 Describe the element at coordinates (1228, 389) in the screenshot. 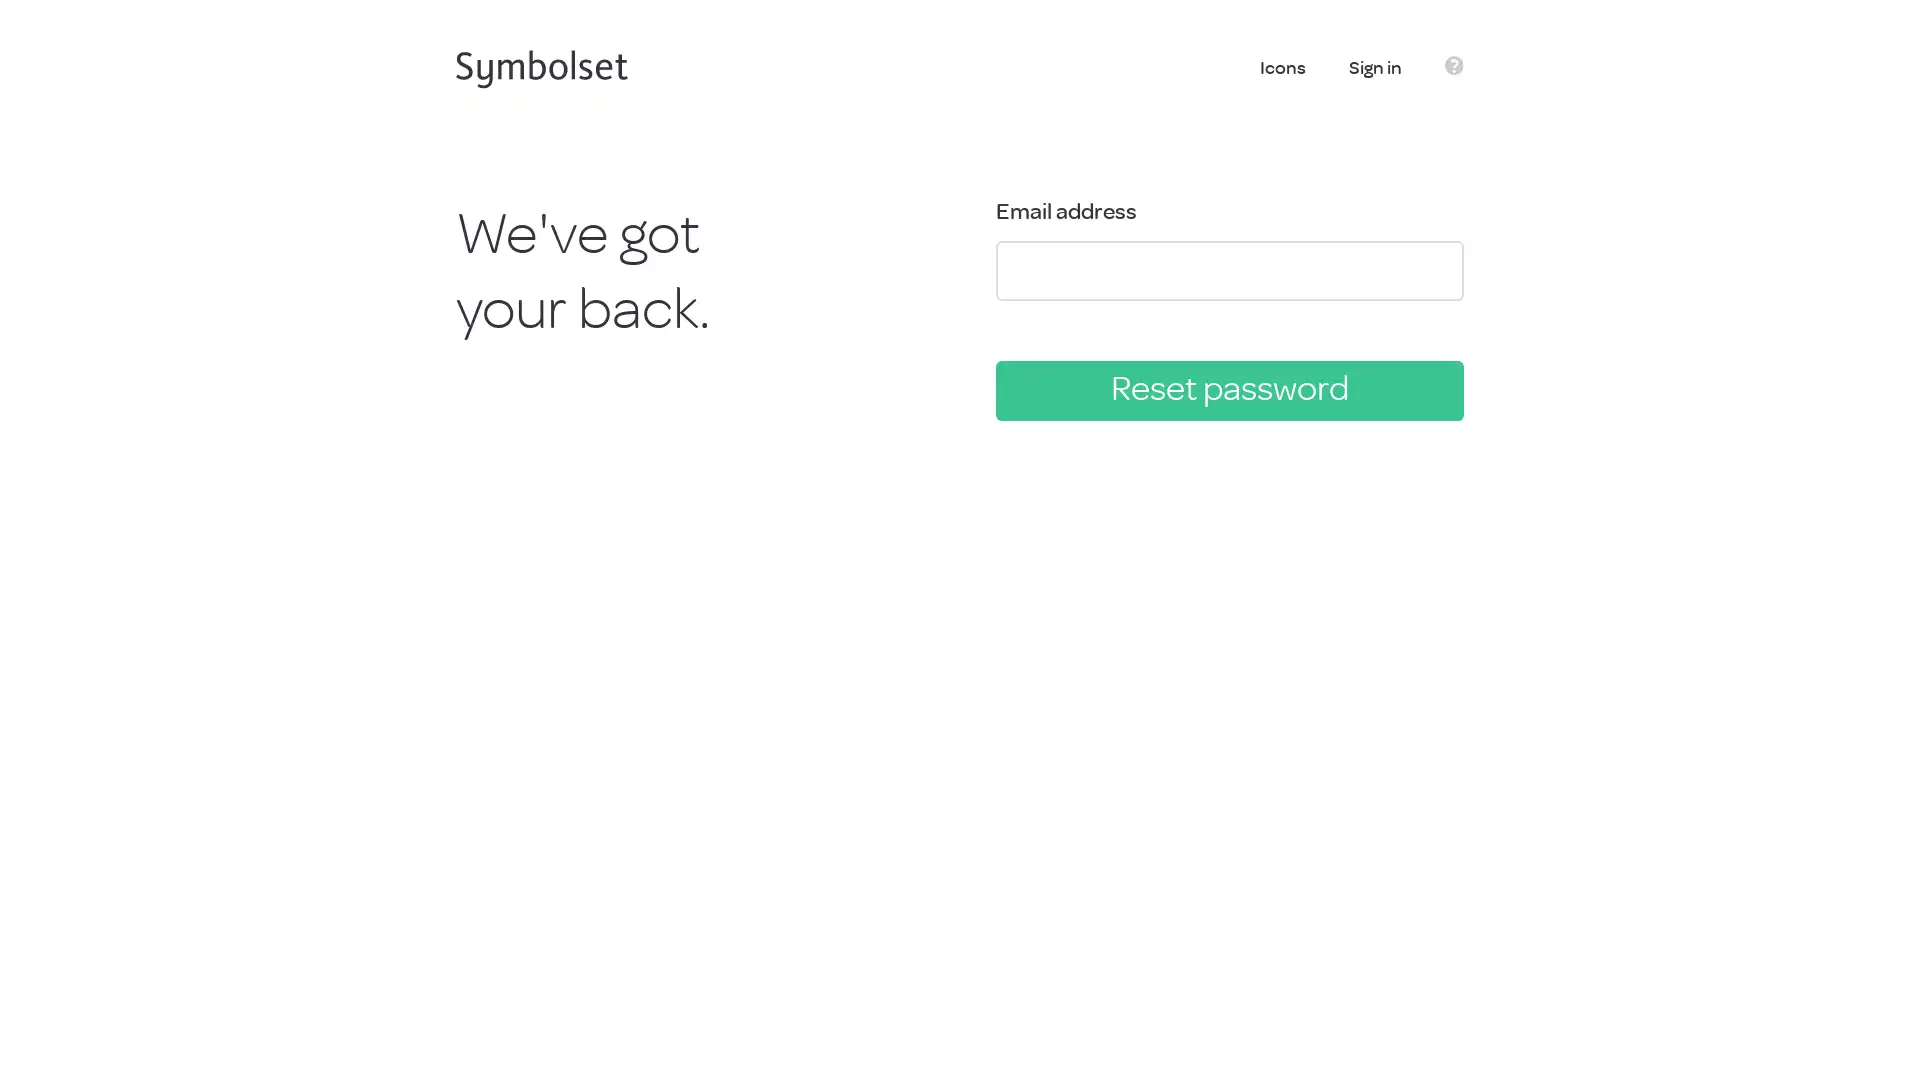

I see `Reset password` at that location.